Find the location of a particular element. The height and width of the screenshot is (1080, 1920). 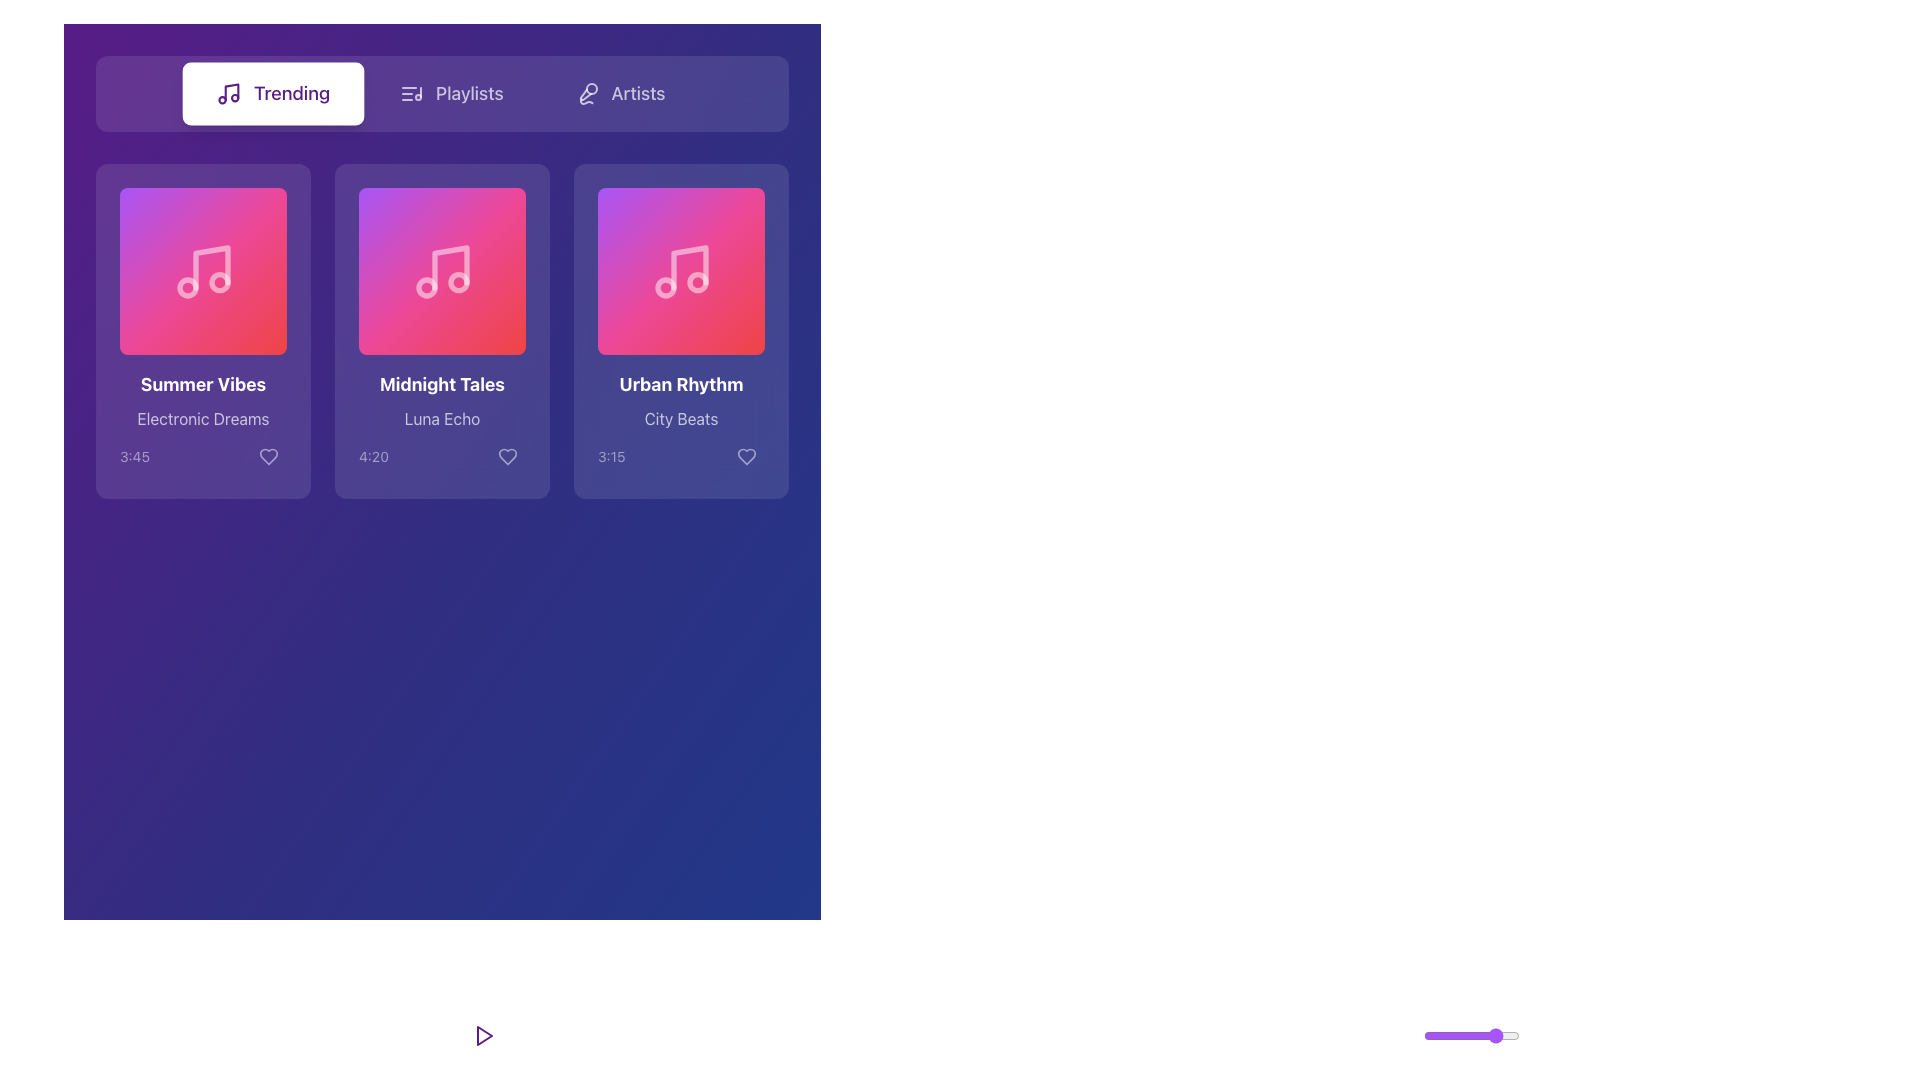

the heart-shaped favorite icon located centrally below the title 'Midnight Tales' in the second card of the 'Trending' section is located at coordinates (508, 456).